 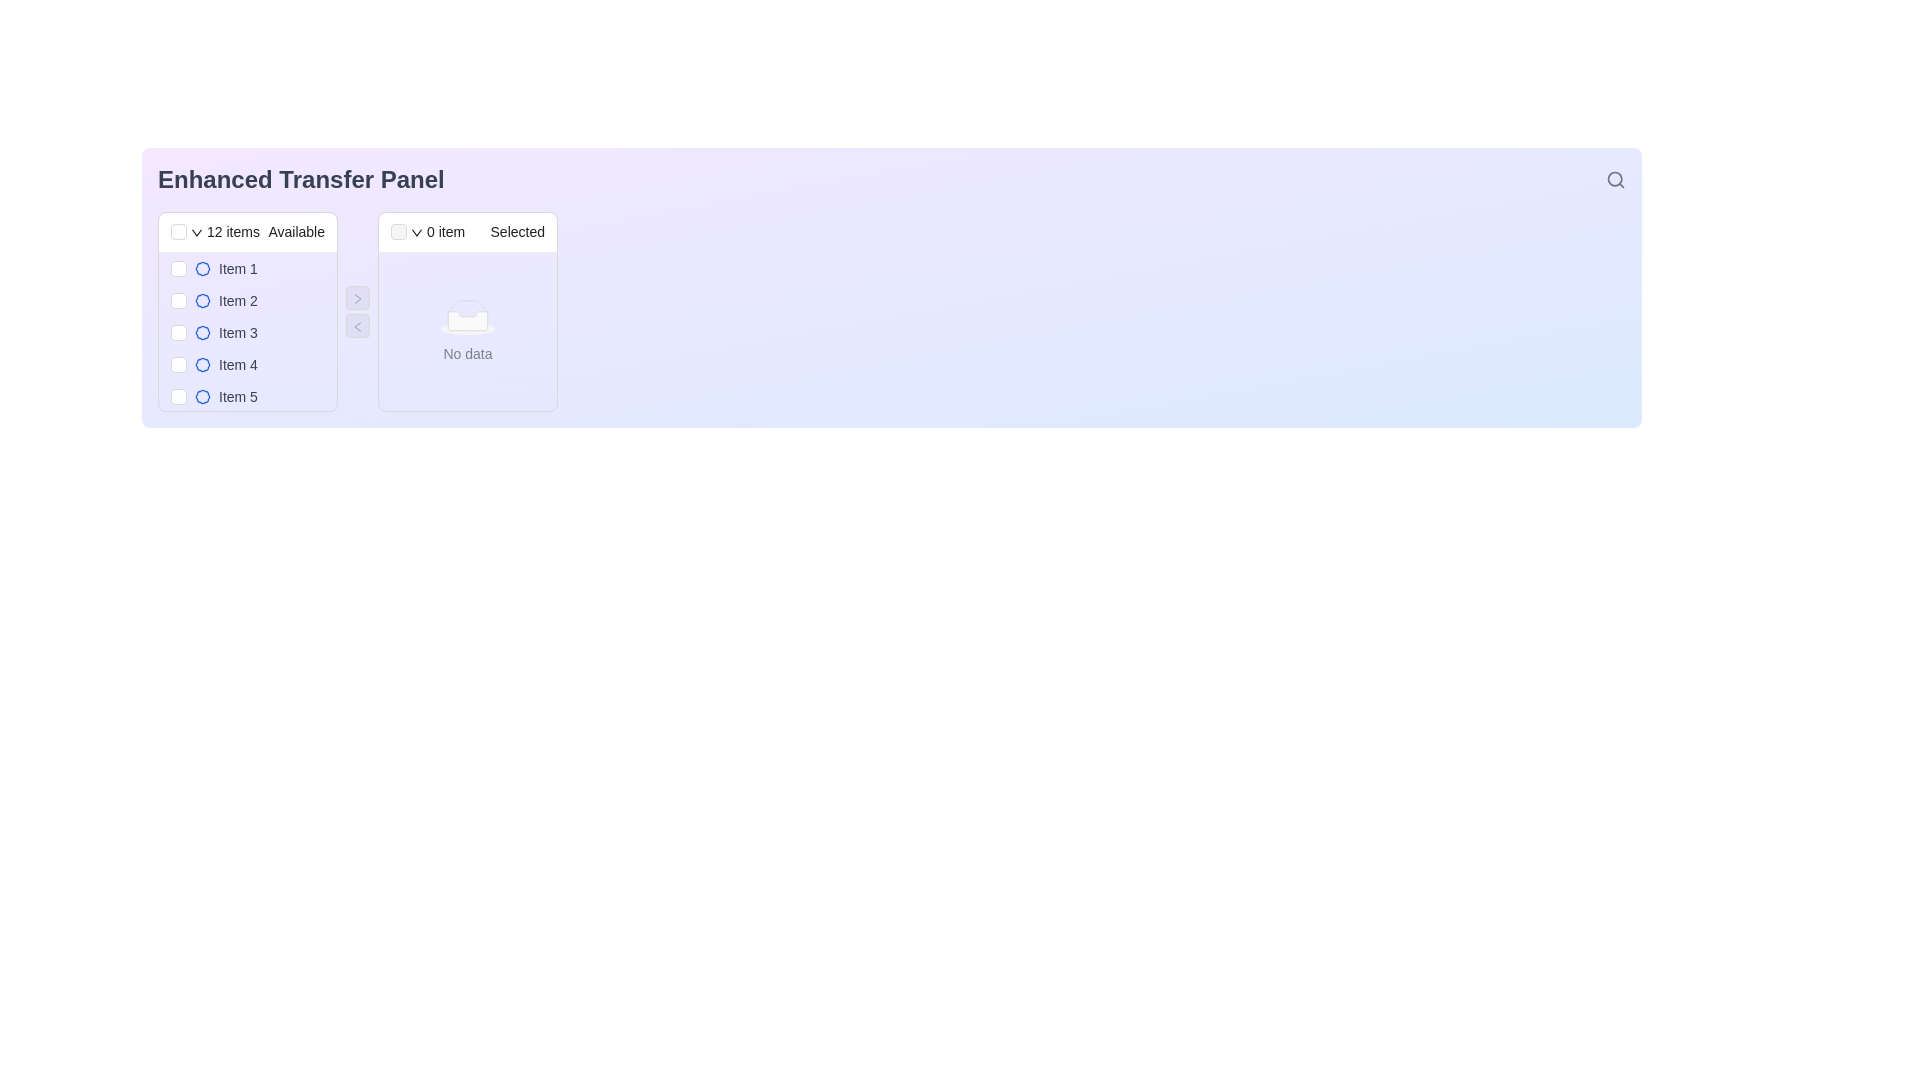 What do you see at coordinates (178, 331) in the screenshot?
I see `to select the checkbox at the beginning of the list item labeled 'Item 3', which is a small square checkbox with rounded corners` at bounding box center [178, 331].